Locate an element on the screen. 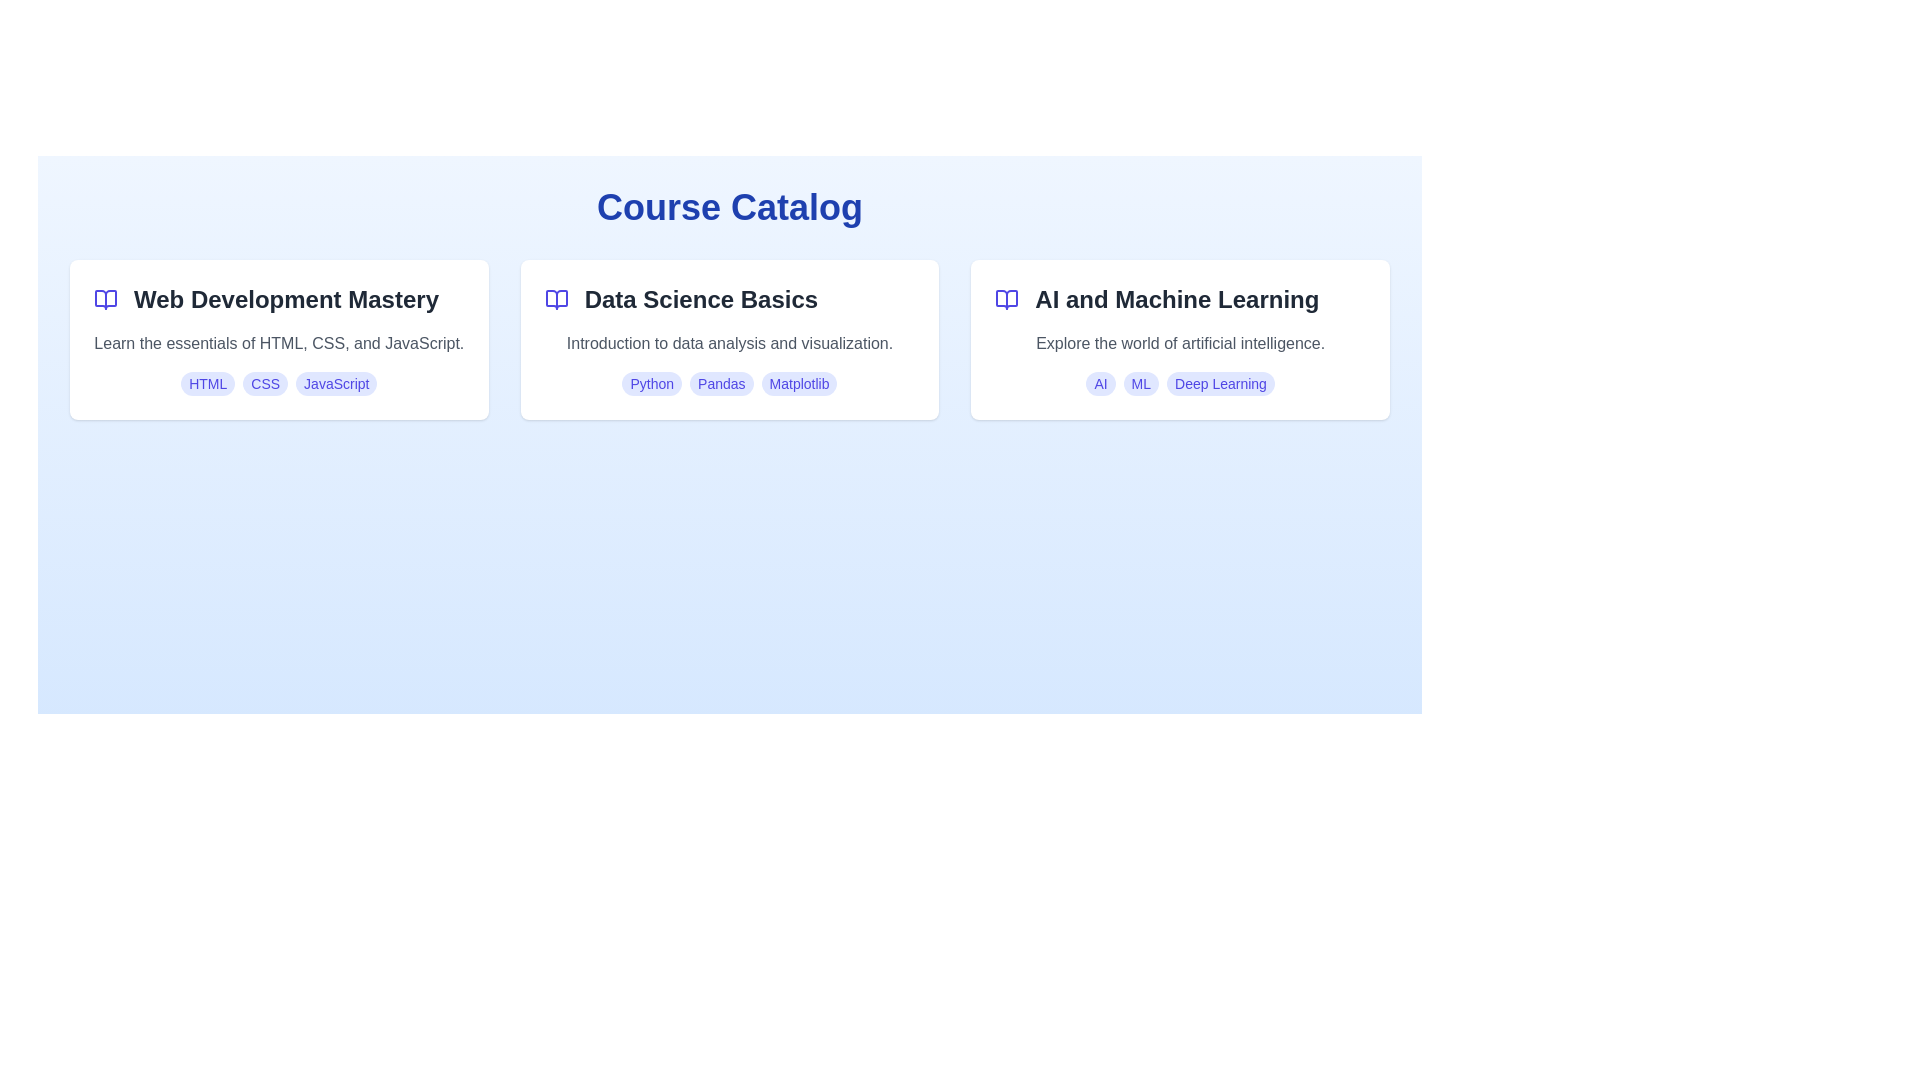 This screenshot has width=1920, height=1080. static text displaying 'Learn the essentials of HTML, CSS, and JavaScript.' located below the title 'Web Development Mastery' in the upper-left card of the interface is located at coordinates (278, 342).